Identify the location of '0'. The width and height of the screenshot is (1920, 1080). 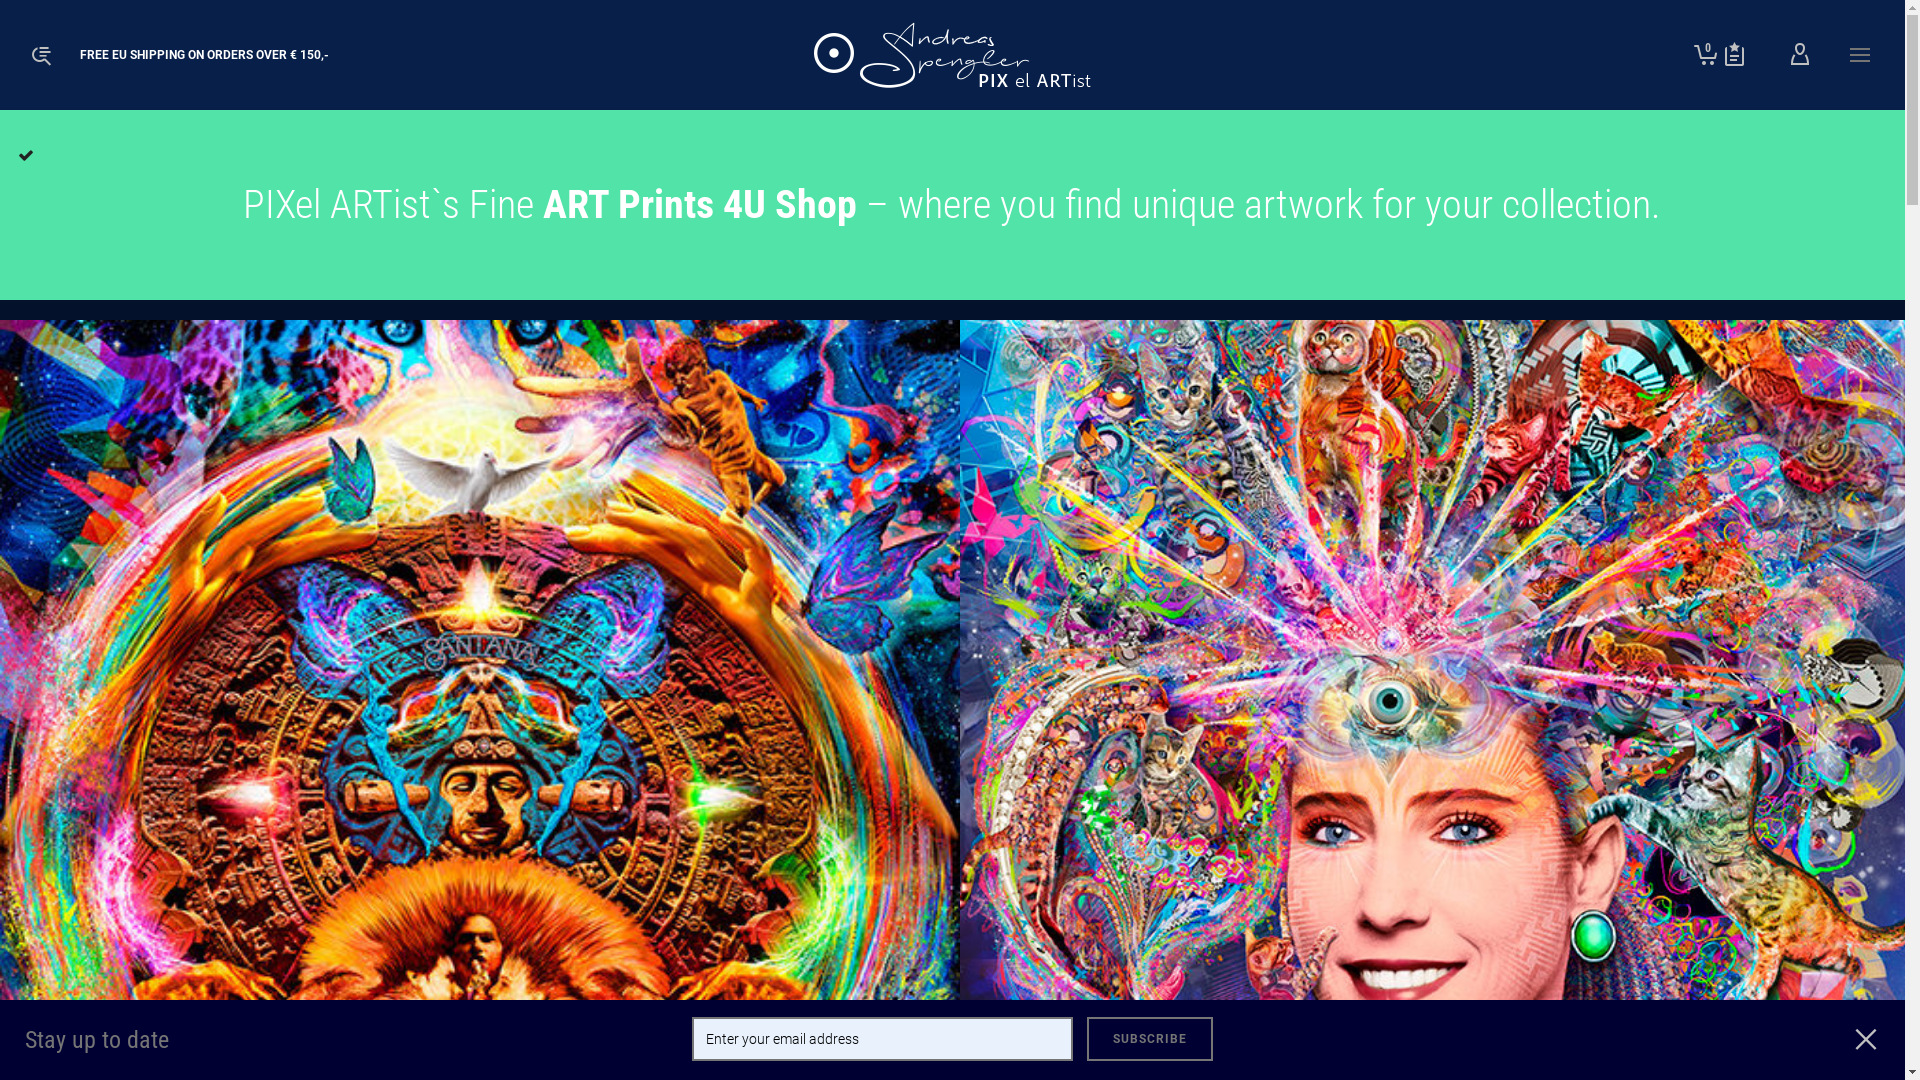
(1704, 53).